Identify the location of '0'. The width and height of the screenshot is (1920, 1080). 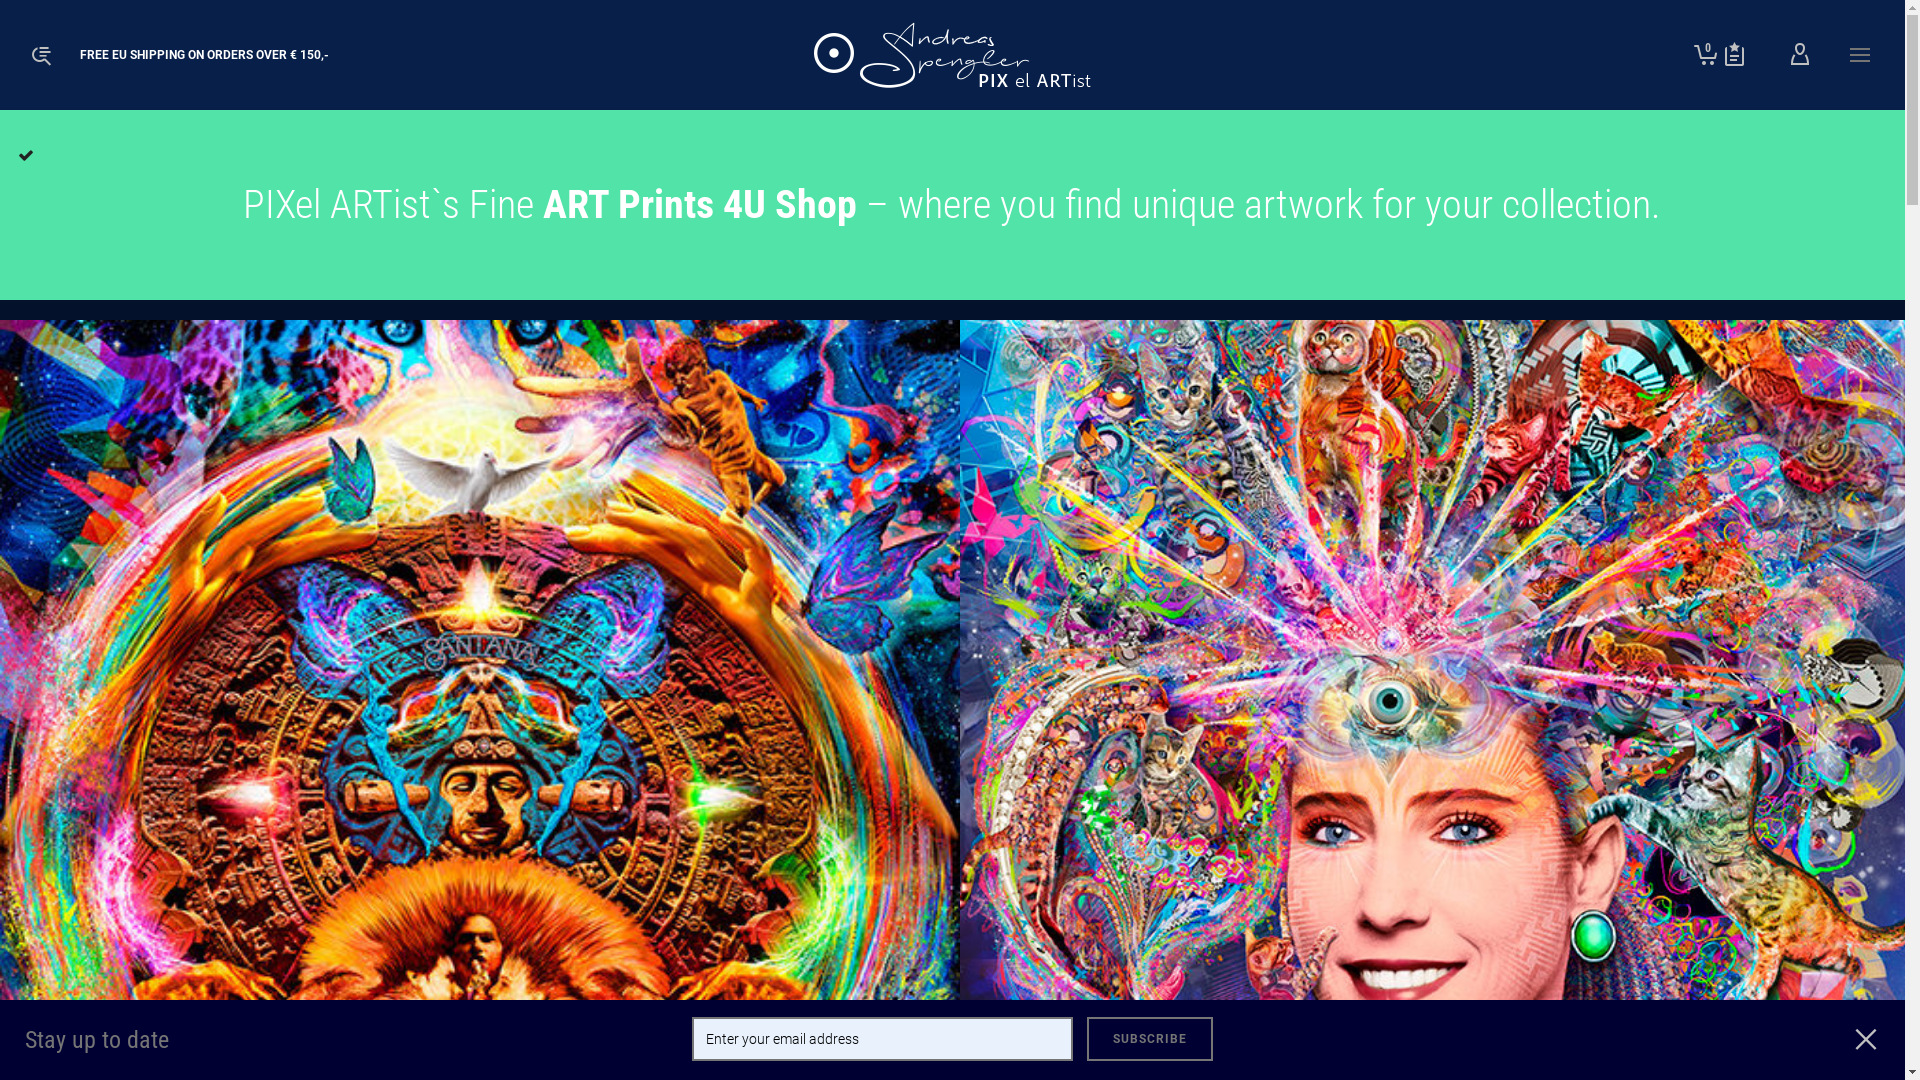
(1704, 53).